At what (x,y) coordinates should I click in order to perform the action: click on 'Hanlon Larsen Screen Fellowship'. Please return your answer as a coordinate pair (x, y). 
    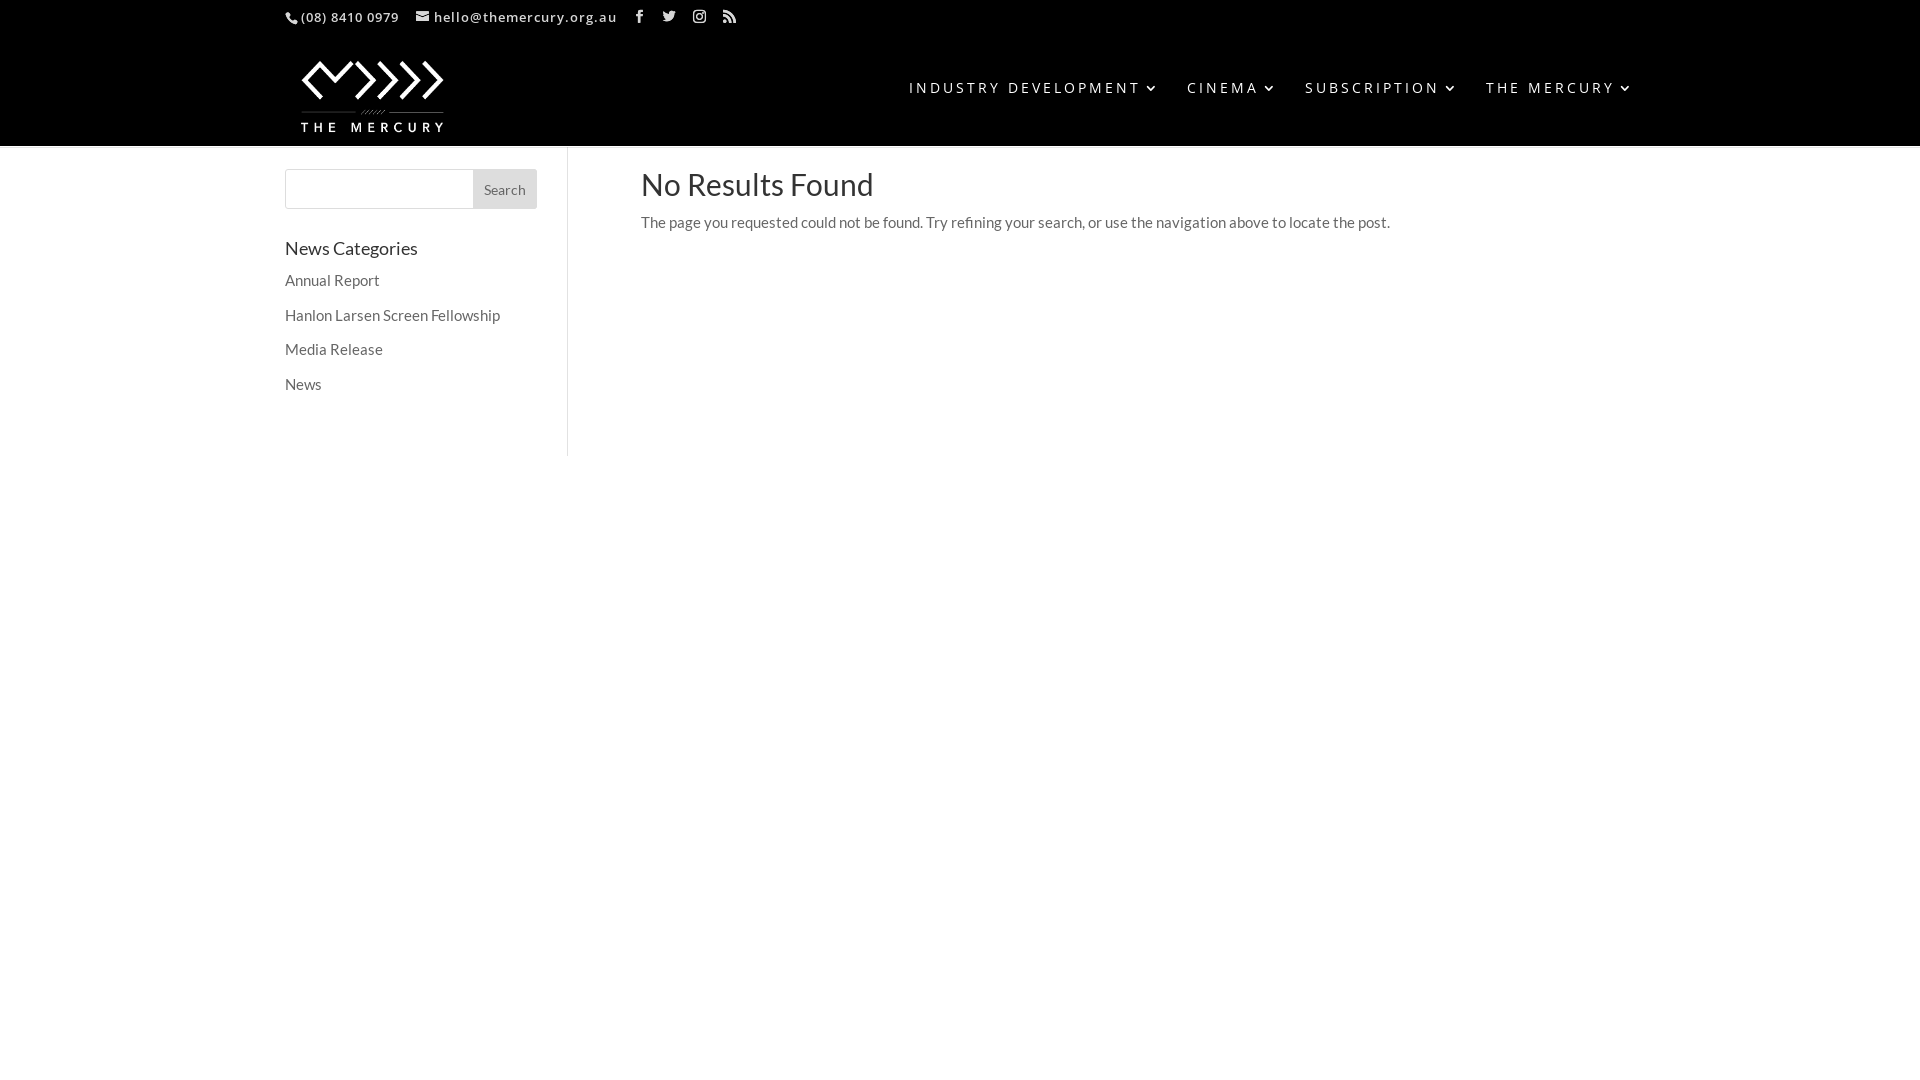
    Looking at the image, I should click on (392, 315).